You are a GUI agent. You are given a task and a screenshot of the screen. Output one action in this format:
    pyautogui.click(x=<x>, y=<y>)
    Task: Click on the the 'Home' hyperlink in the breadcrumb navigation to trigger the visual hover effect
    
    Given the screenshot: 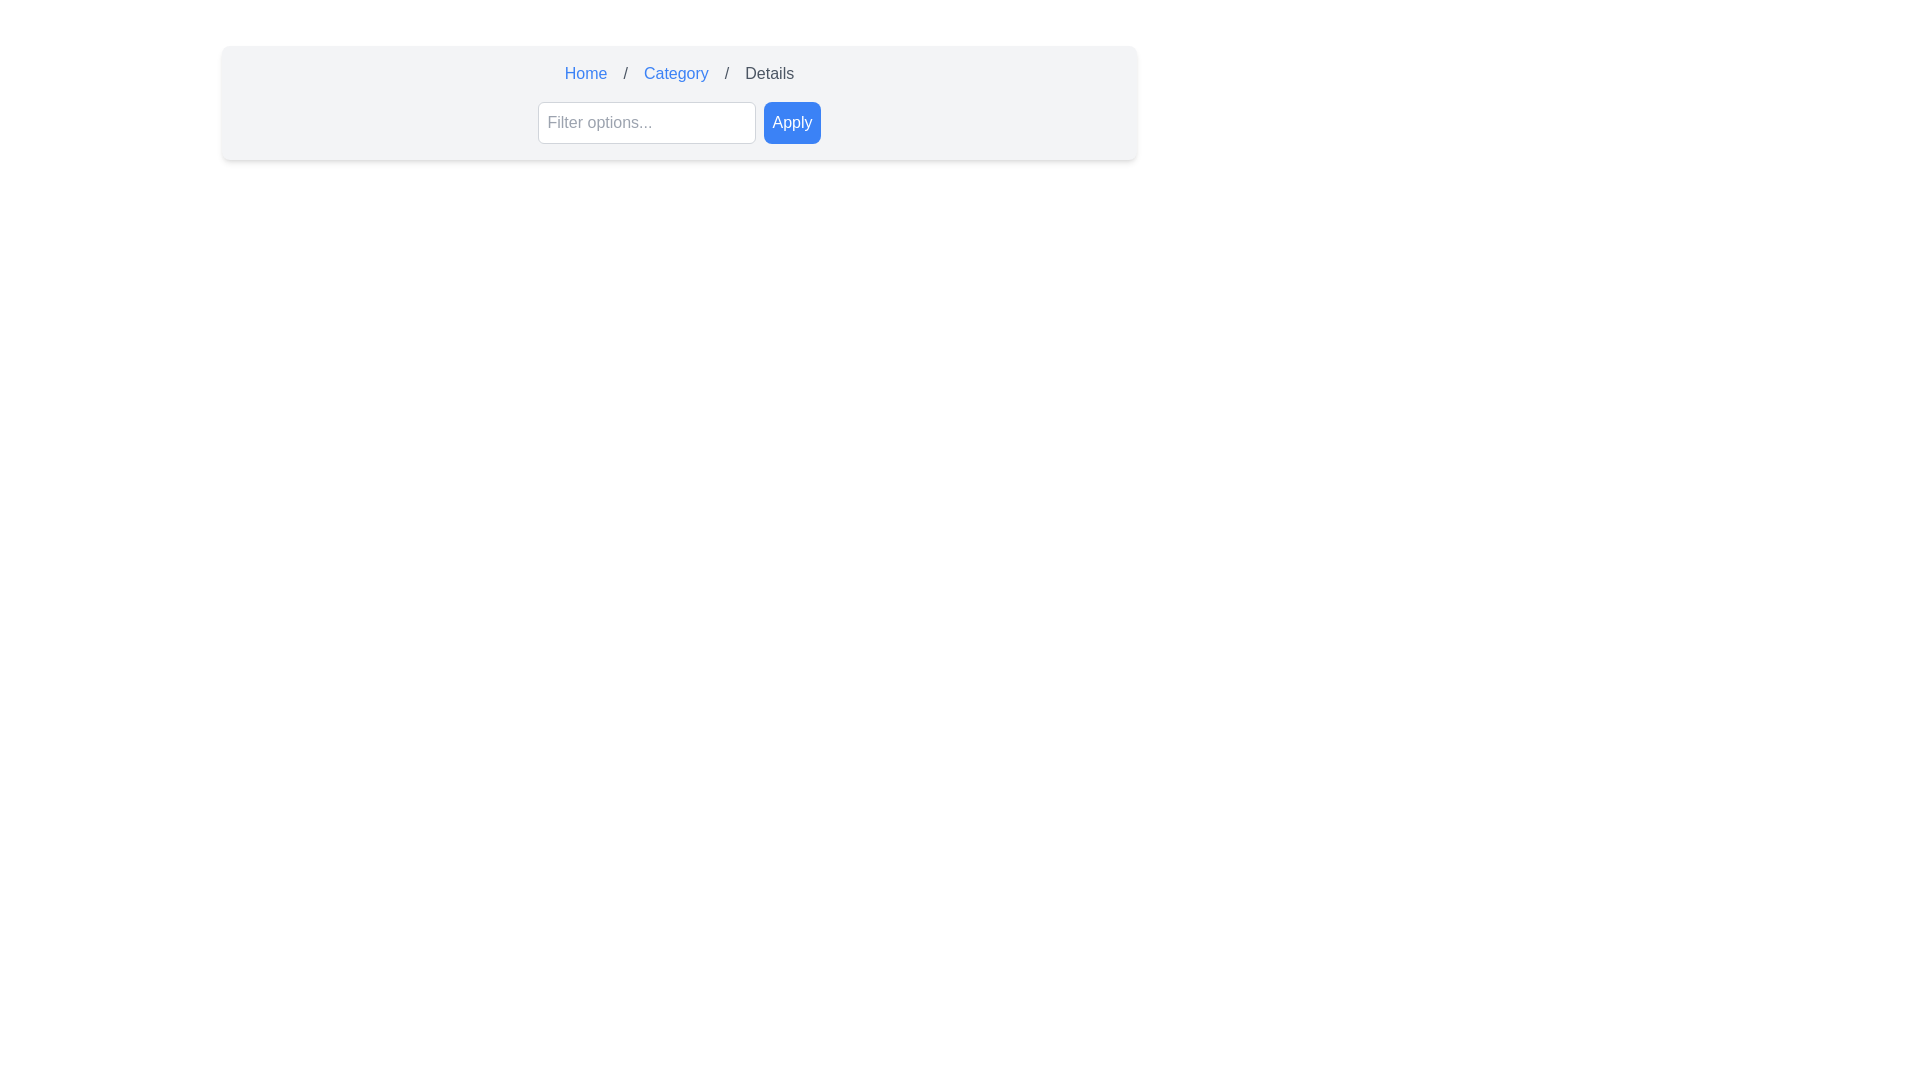 What is the action you would take?
    pyautogui.click(x=585, y=72)
    